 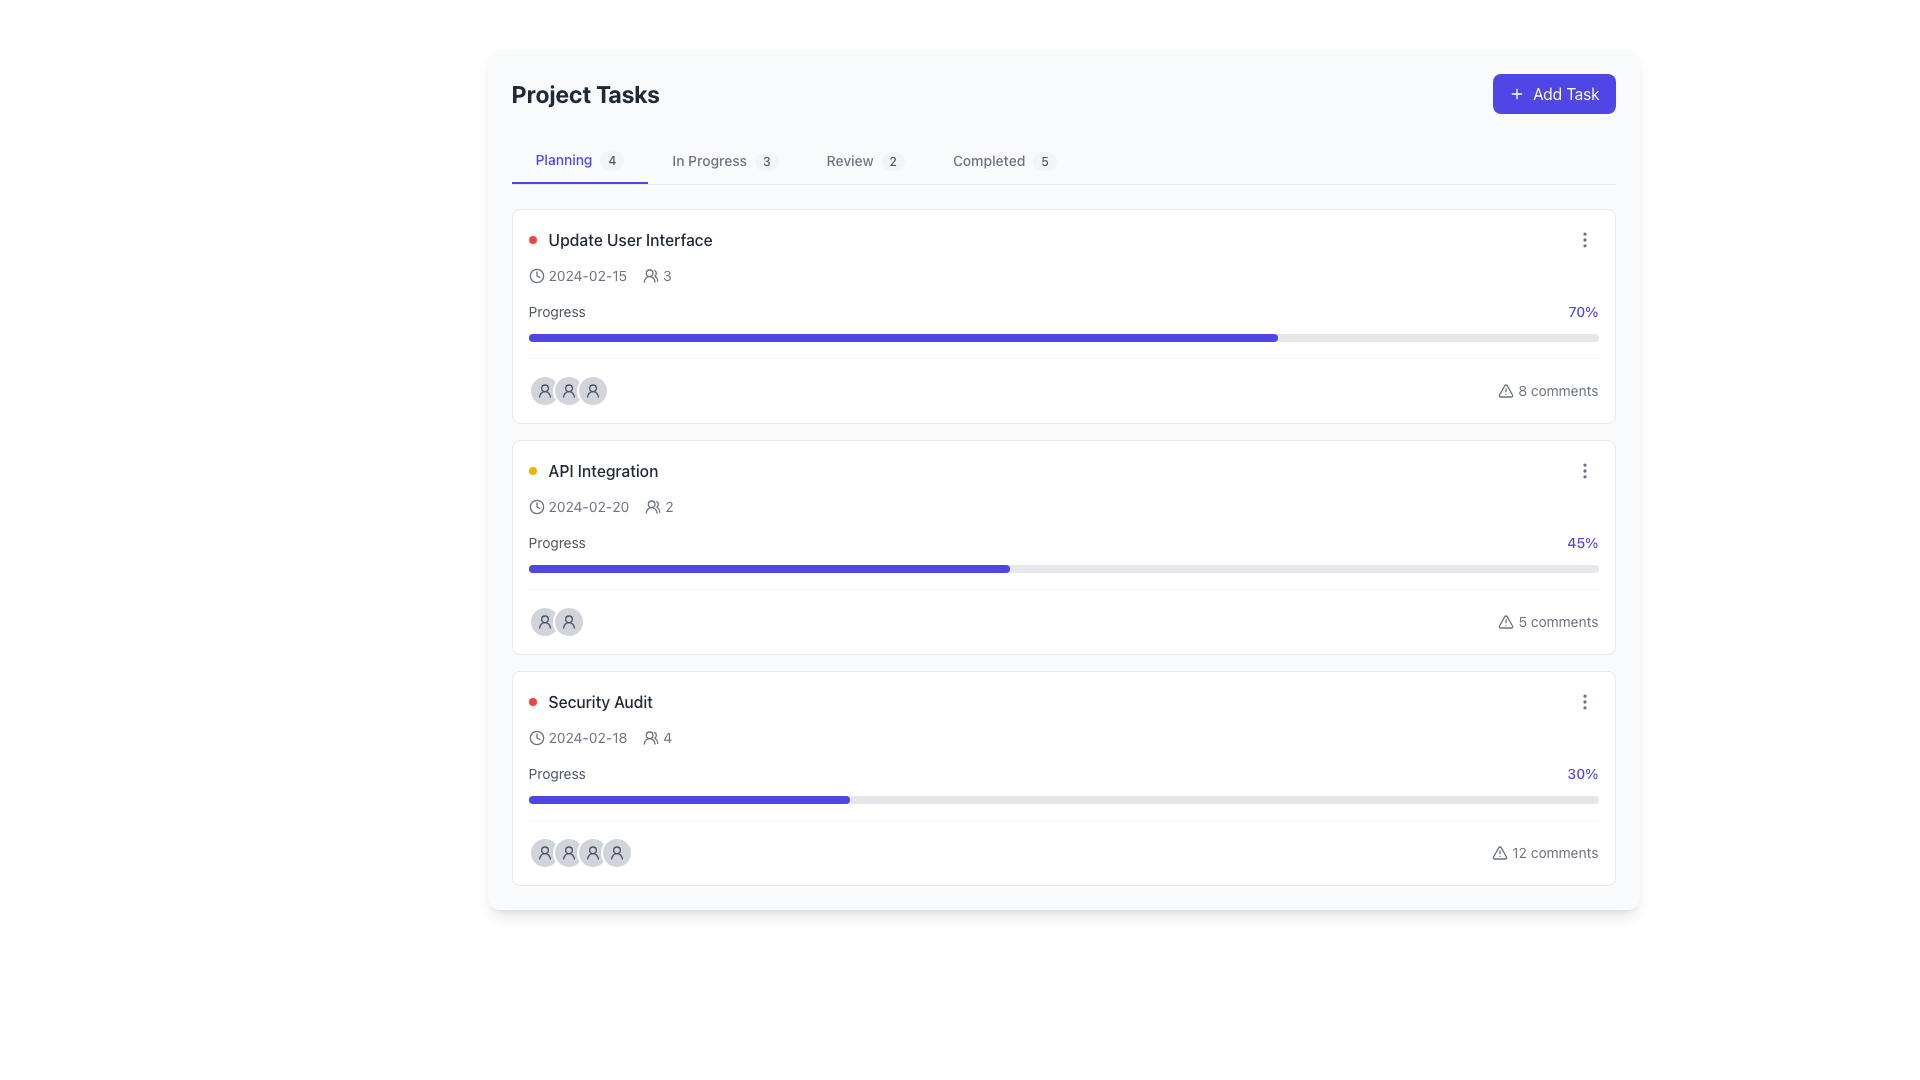 What do you see at coordinates (619, 238) in the screenshot?
I see `the title label of the first task item in the 'Planning' section, which helps users identify the task quickly` at bounding box center [619, 238].